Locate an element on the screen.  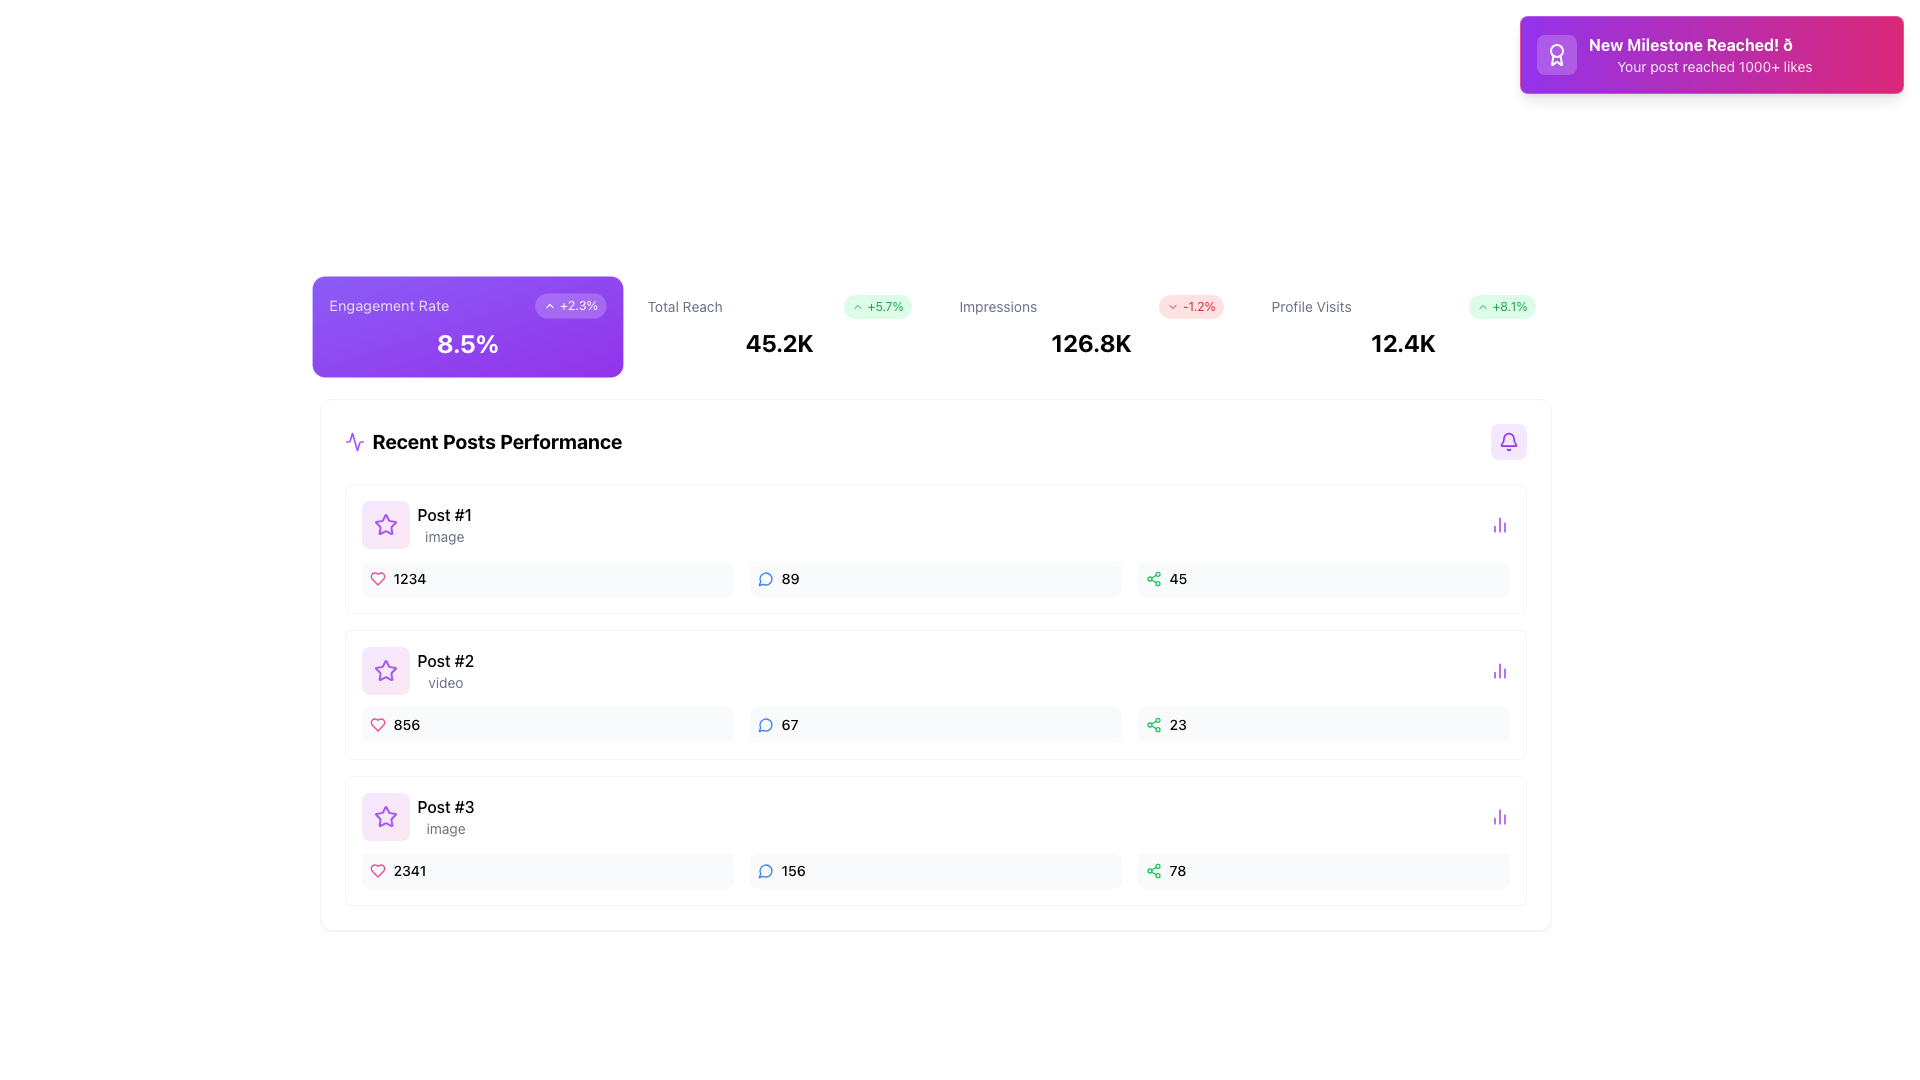
the static text displaying the bold number '67' located to the right of the blue chat bubble icon in the 'Recent Posts Performance' section, specifically in the row for 'Post #2.' is located at coordinates (788, 725).